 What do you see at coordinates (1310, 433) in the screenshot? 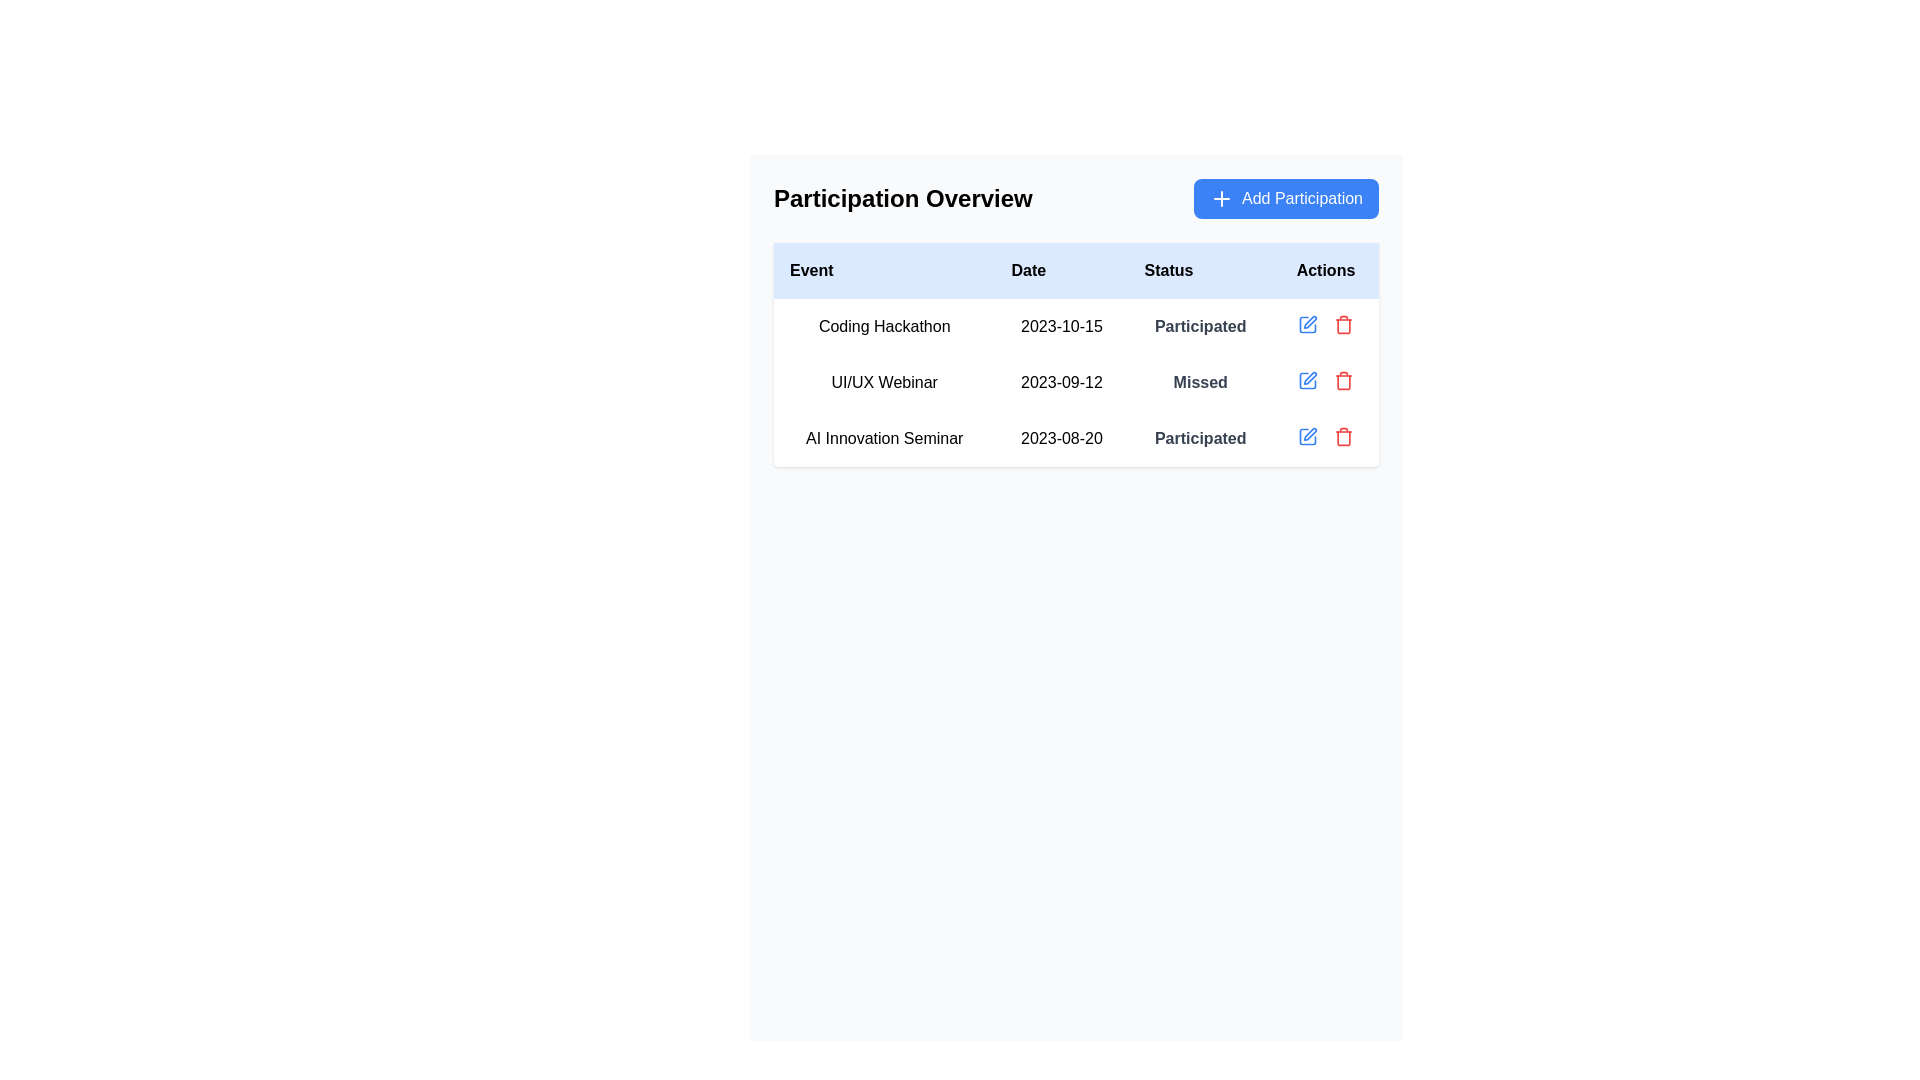
I see `the SVG-based icon located in the 'Actions' column of the table row for the event 'AI Innovation Seminar'` at bounding box center [1310, 433].